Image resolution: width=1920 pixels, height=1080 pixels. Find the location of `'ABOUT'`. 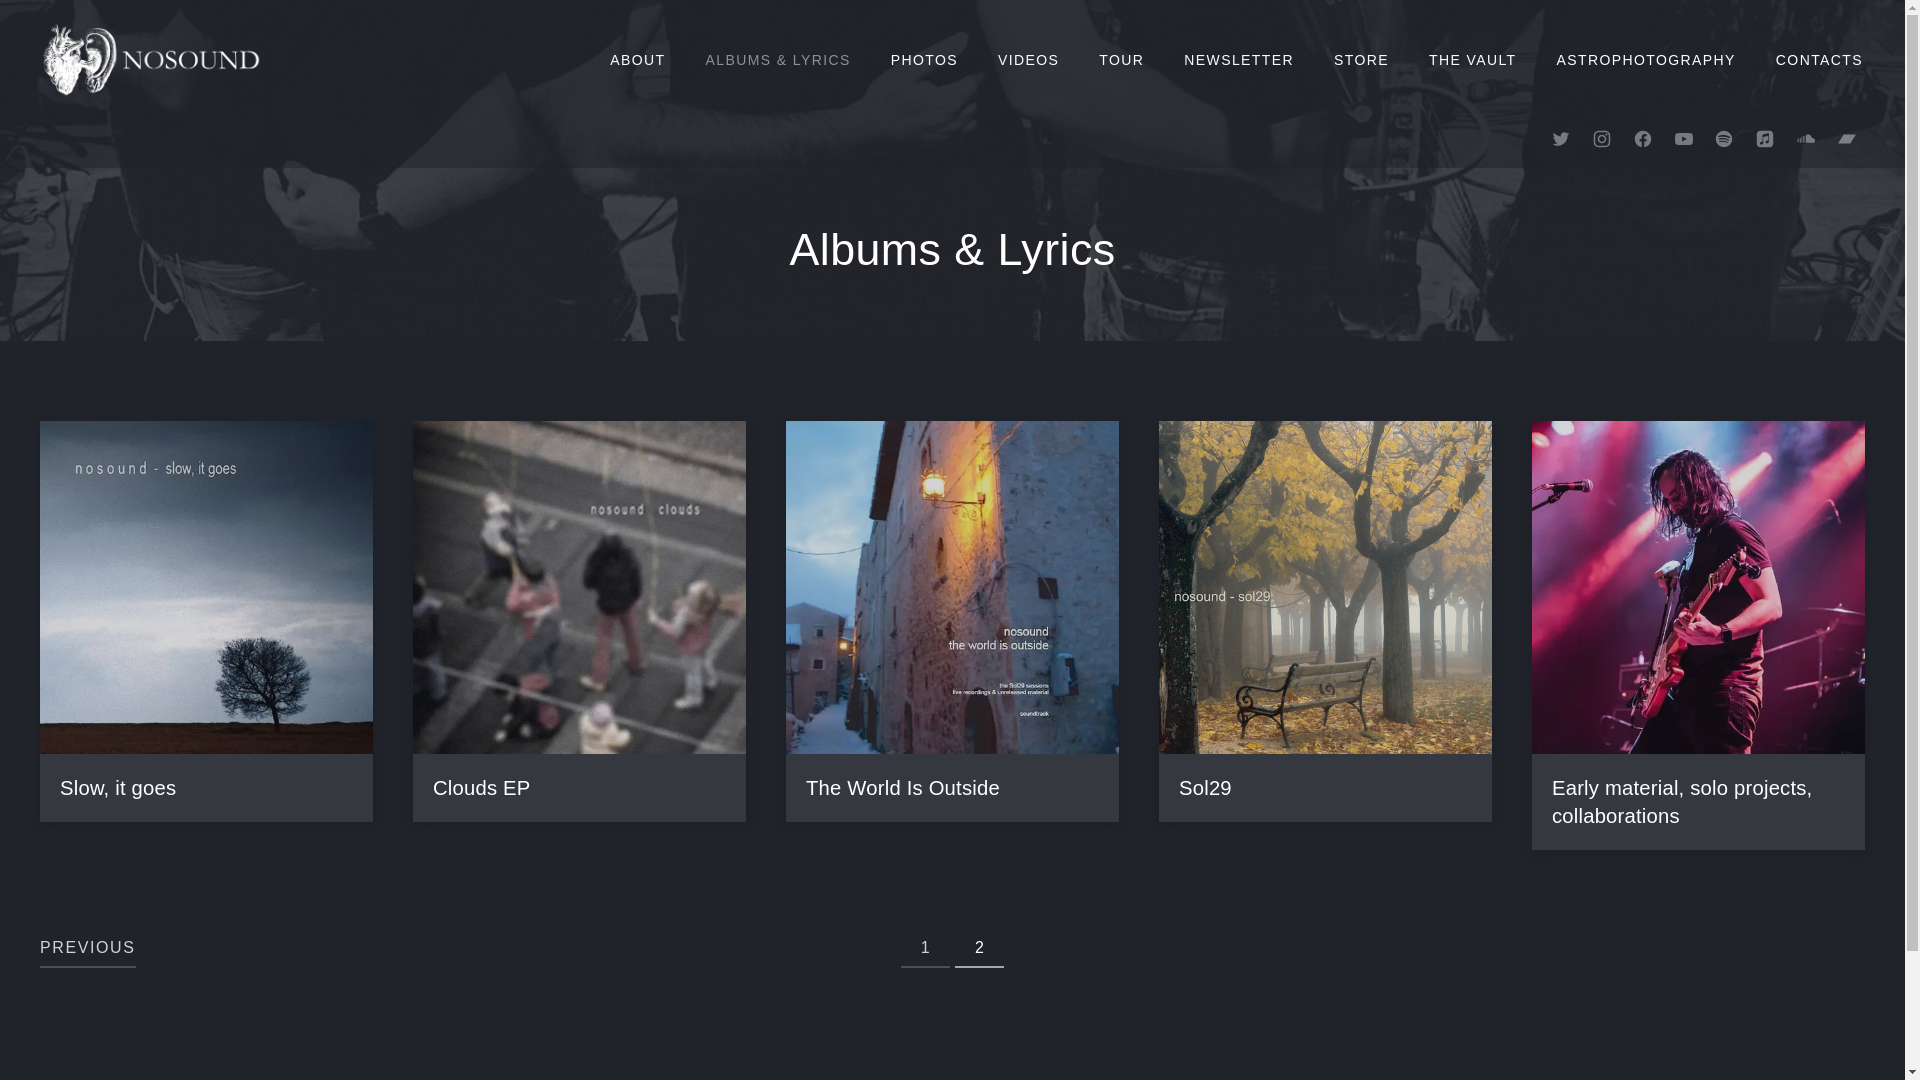

'ABOUT' is located at coordinates (636, 59).